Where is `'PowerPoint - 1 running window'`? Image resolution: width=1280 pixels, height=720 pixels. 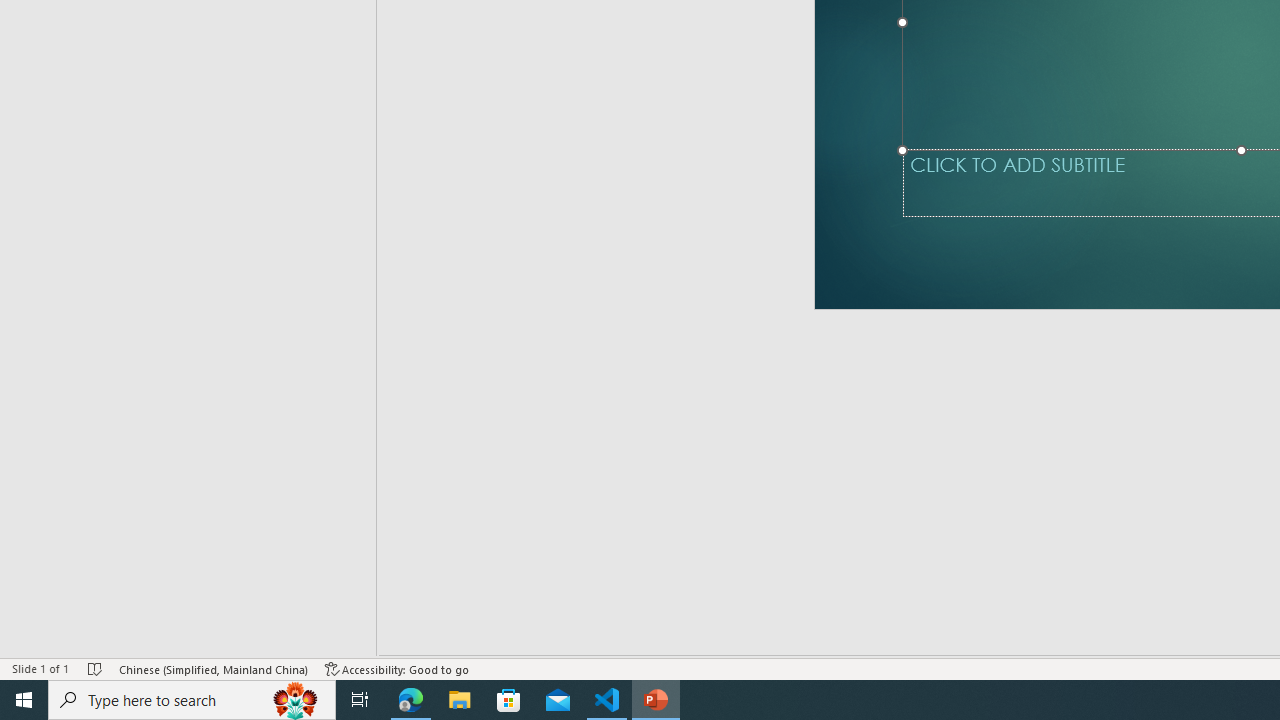 'PowerPoint - 1 running window' is located at coordinates (656, 698).